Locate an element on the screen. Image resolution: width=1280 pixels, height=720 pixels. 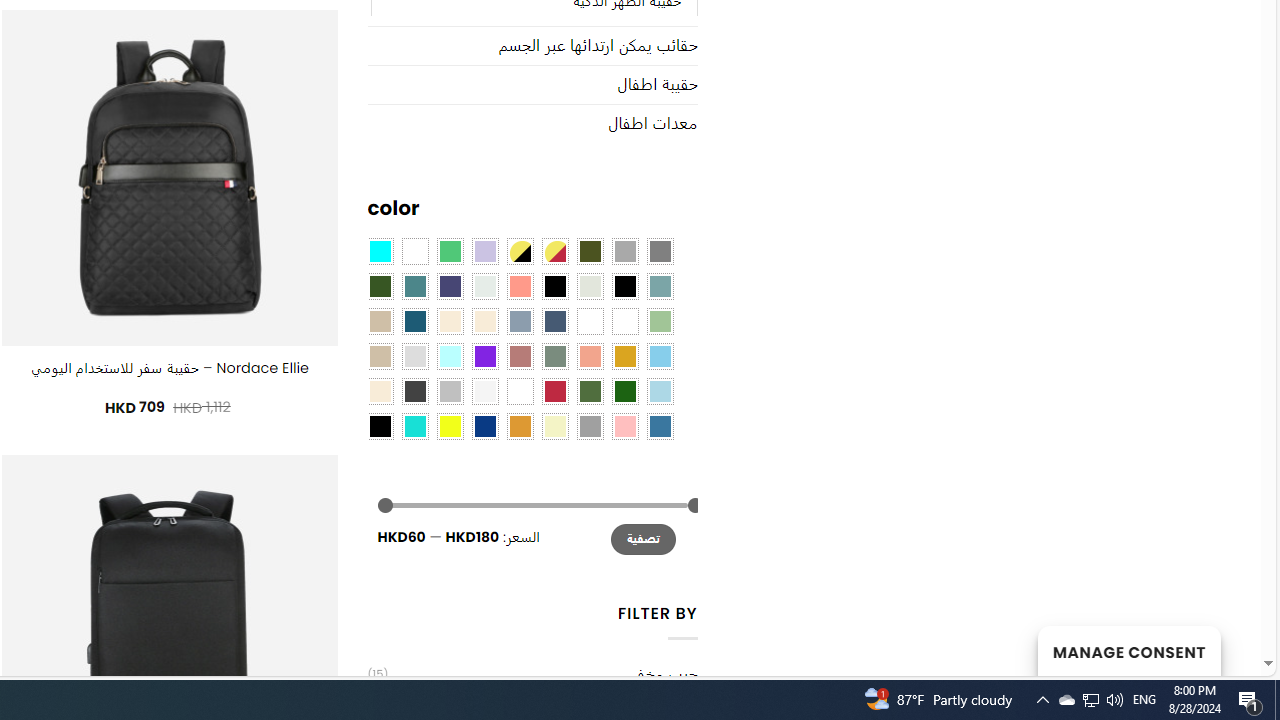
'Cream' is located at coordinates (485, 320).